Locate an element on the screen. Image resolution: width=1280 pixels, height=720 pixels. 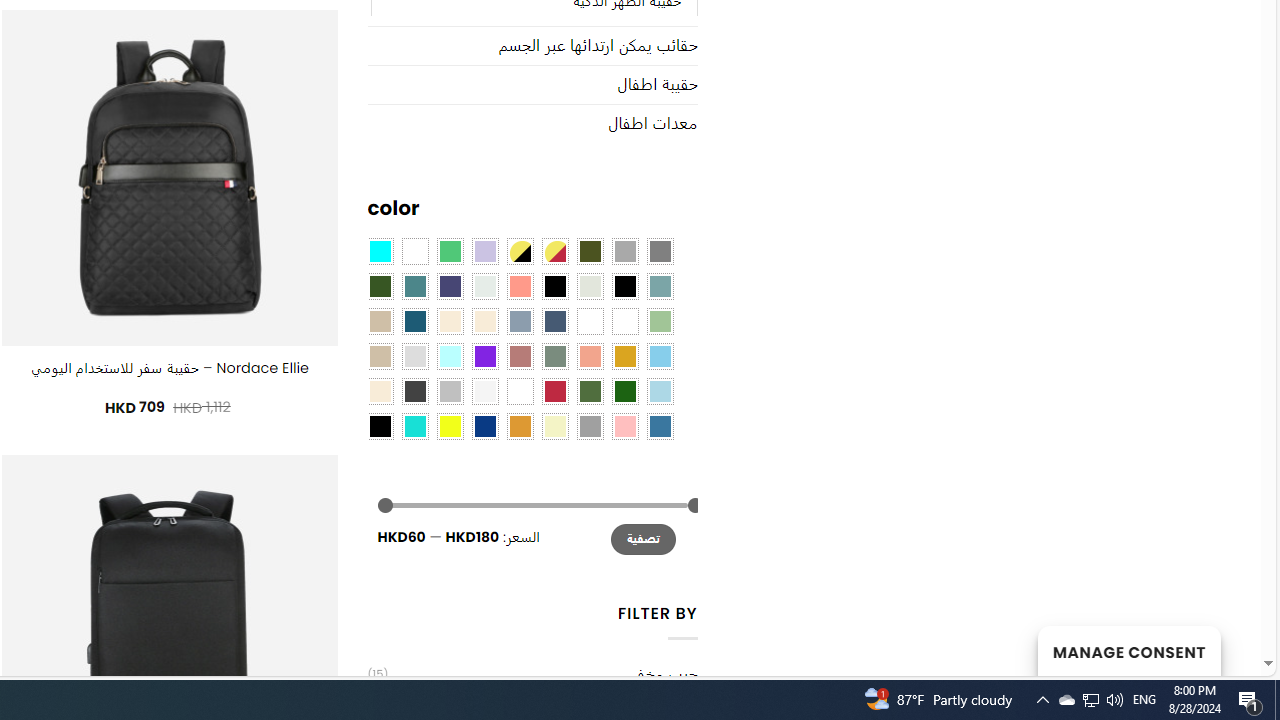
'Cream' is located at coordinates (485, 320).